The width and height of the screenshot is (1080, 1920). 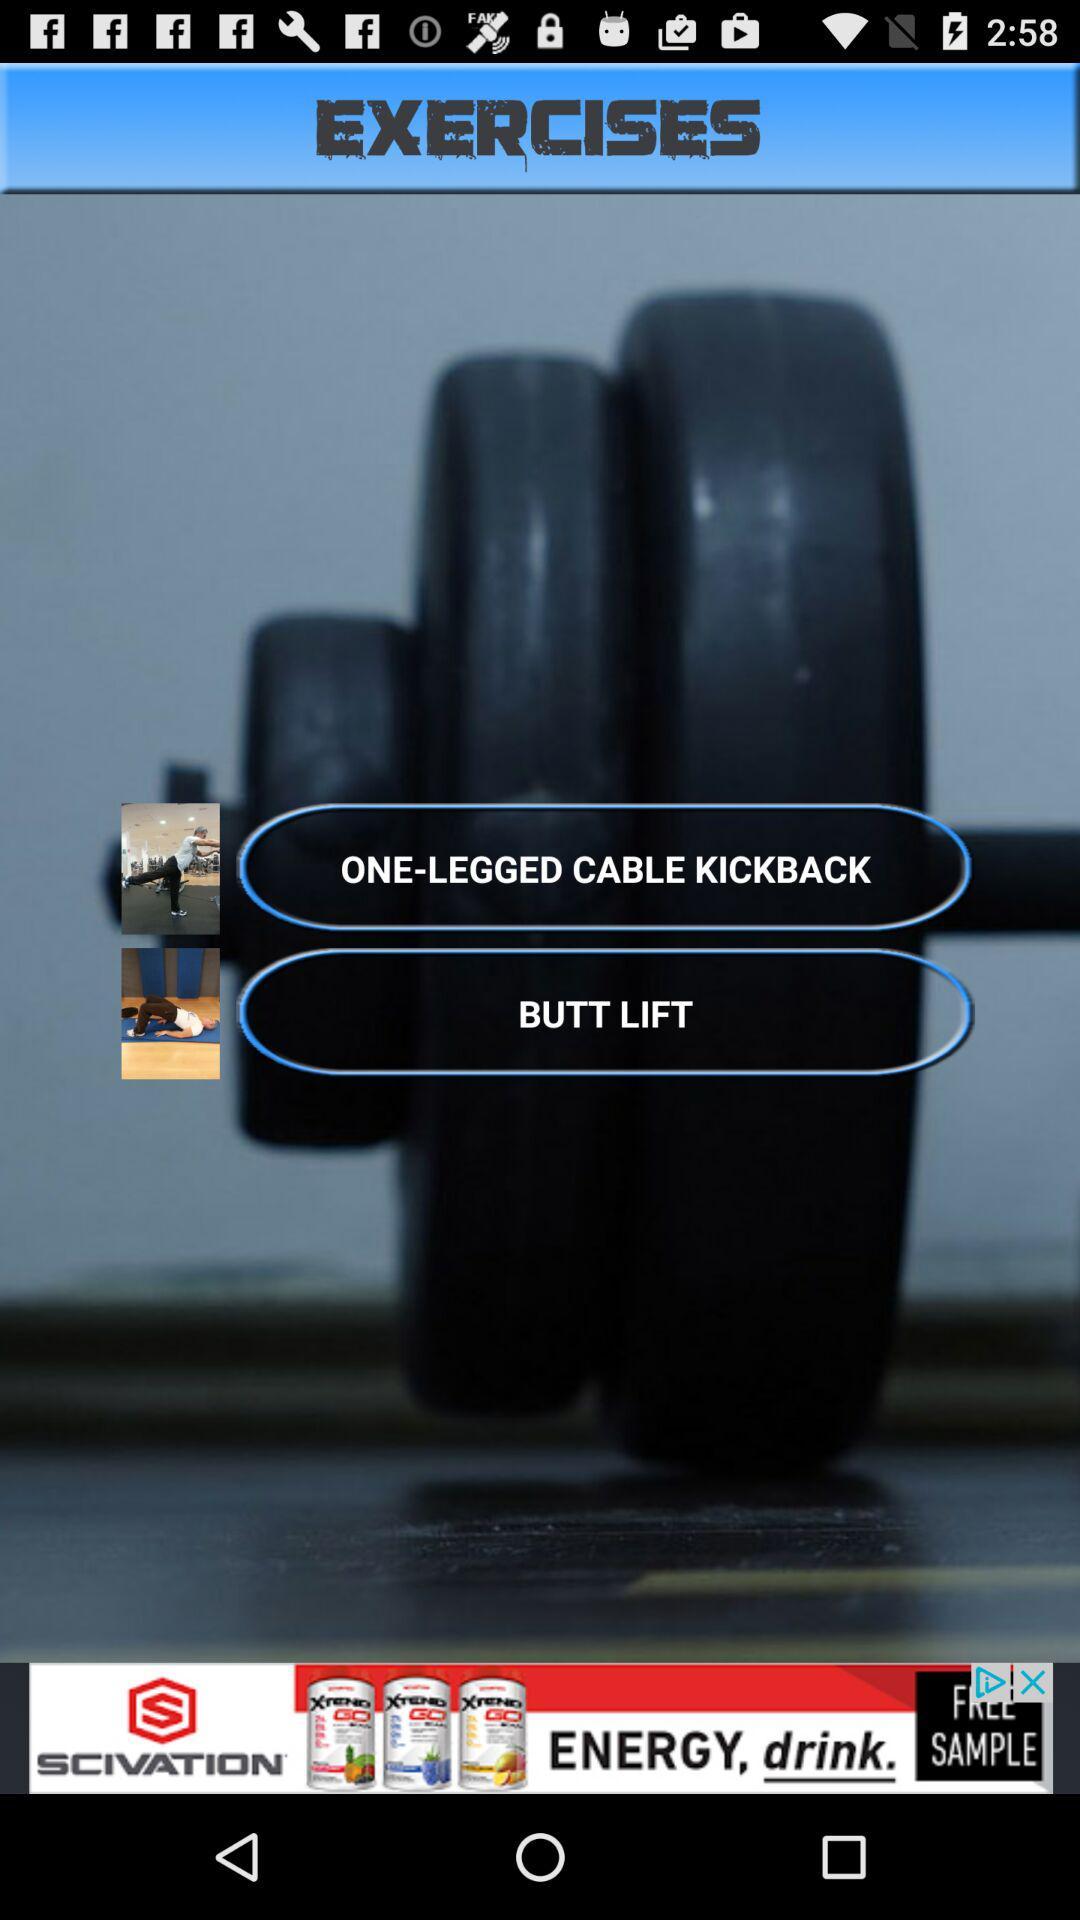 What do you see at coordinates (540, 1727) in the screenshot?
I see `redirects the user to a website` at bounding box center [540, 1727].